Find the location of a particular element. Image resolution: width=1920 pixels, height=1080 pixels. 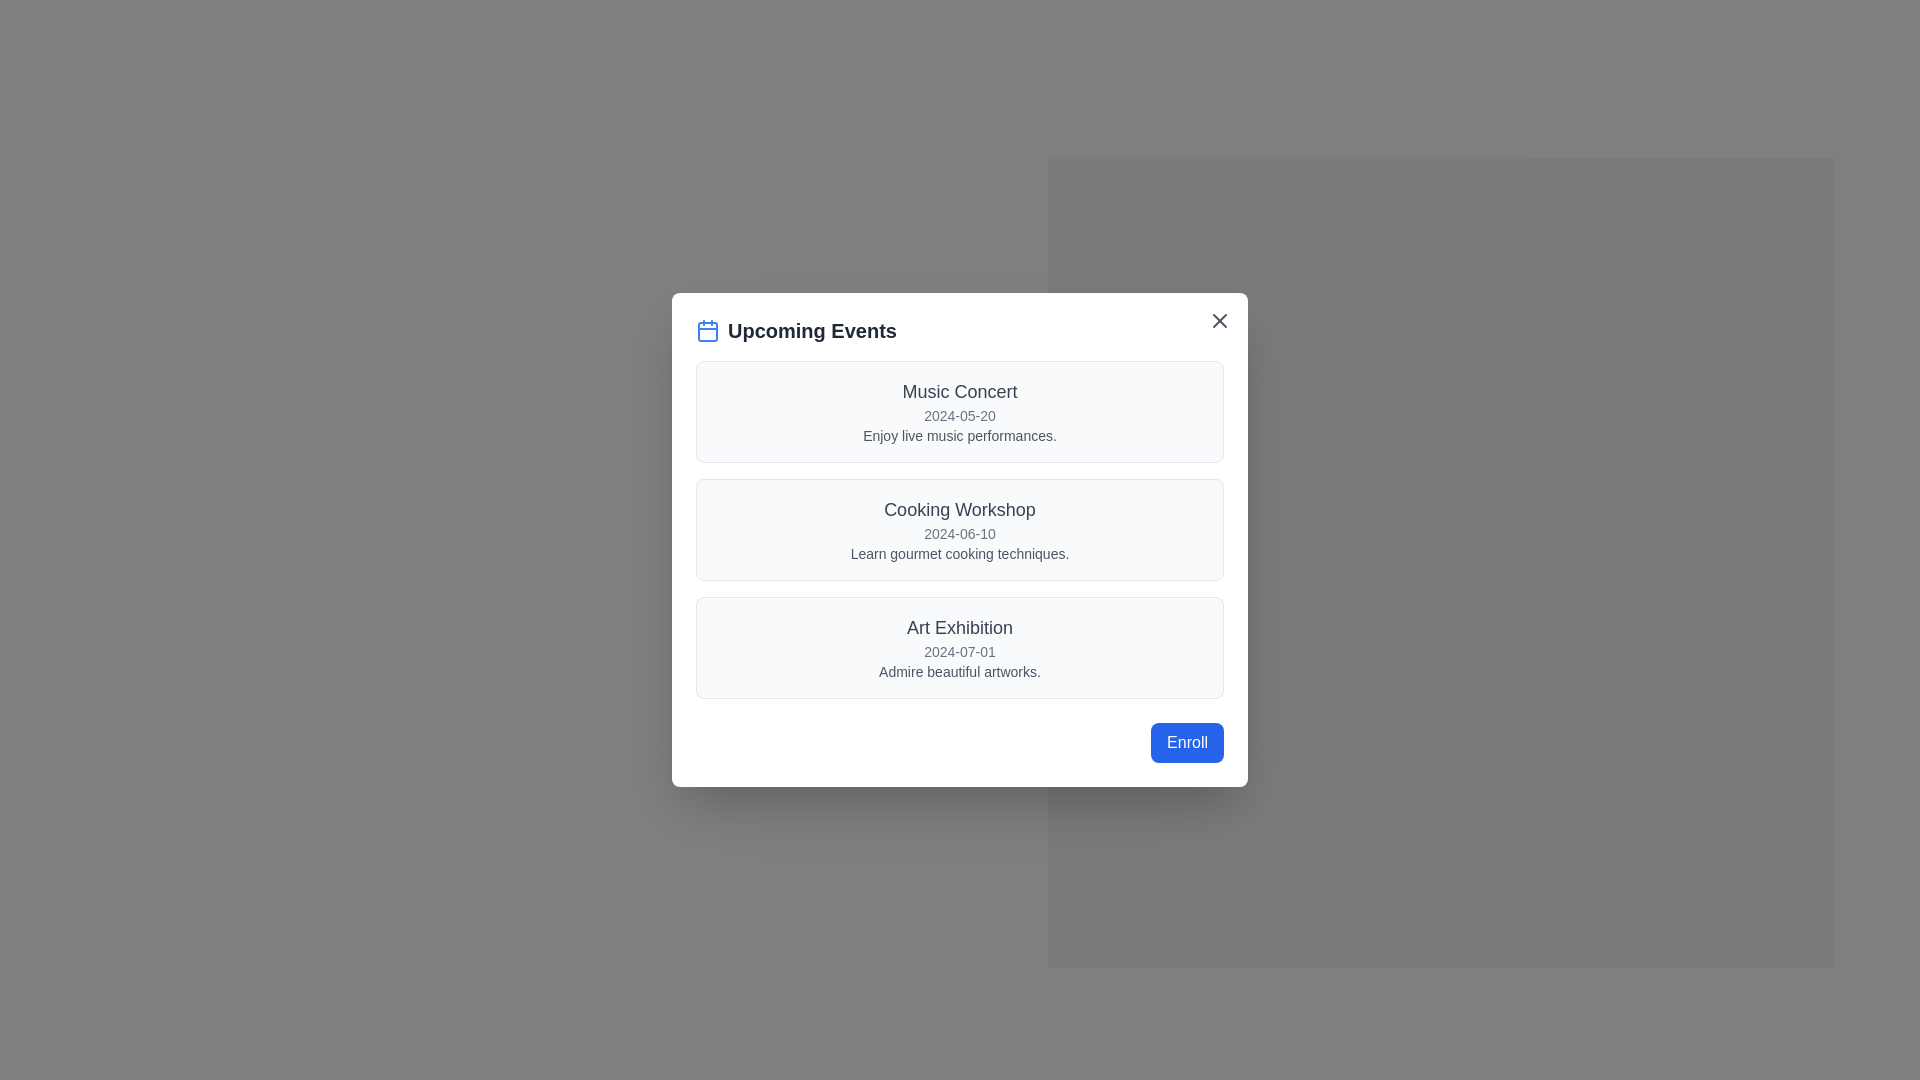

the text label that reads 'Learn gourmet cooking techniques.' which is positioned below the title and date of the 'Cooking Workshop' event description is located at coordinates (960, 554).